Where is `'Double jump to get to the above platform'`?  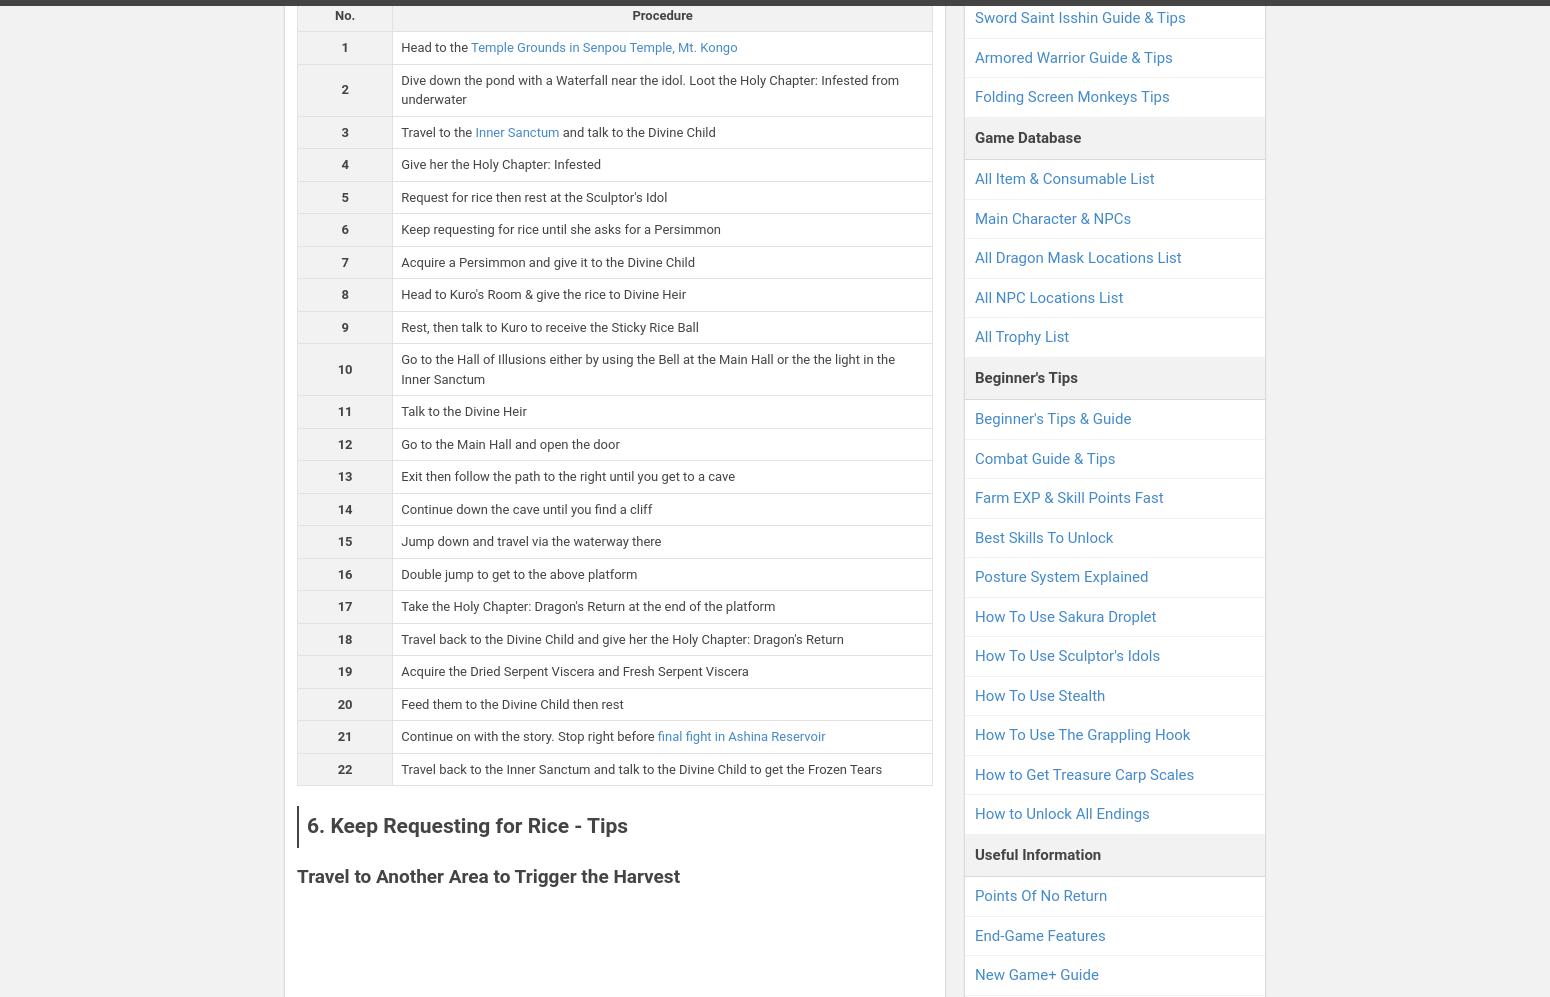 'Double jump to get to the above platform' is located at coordinates (517, 573).